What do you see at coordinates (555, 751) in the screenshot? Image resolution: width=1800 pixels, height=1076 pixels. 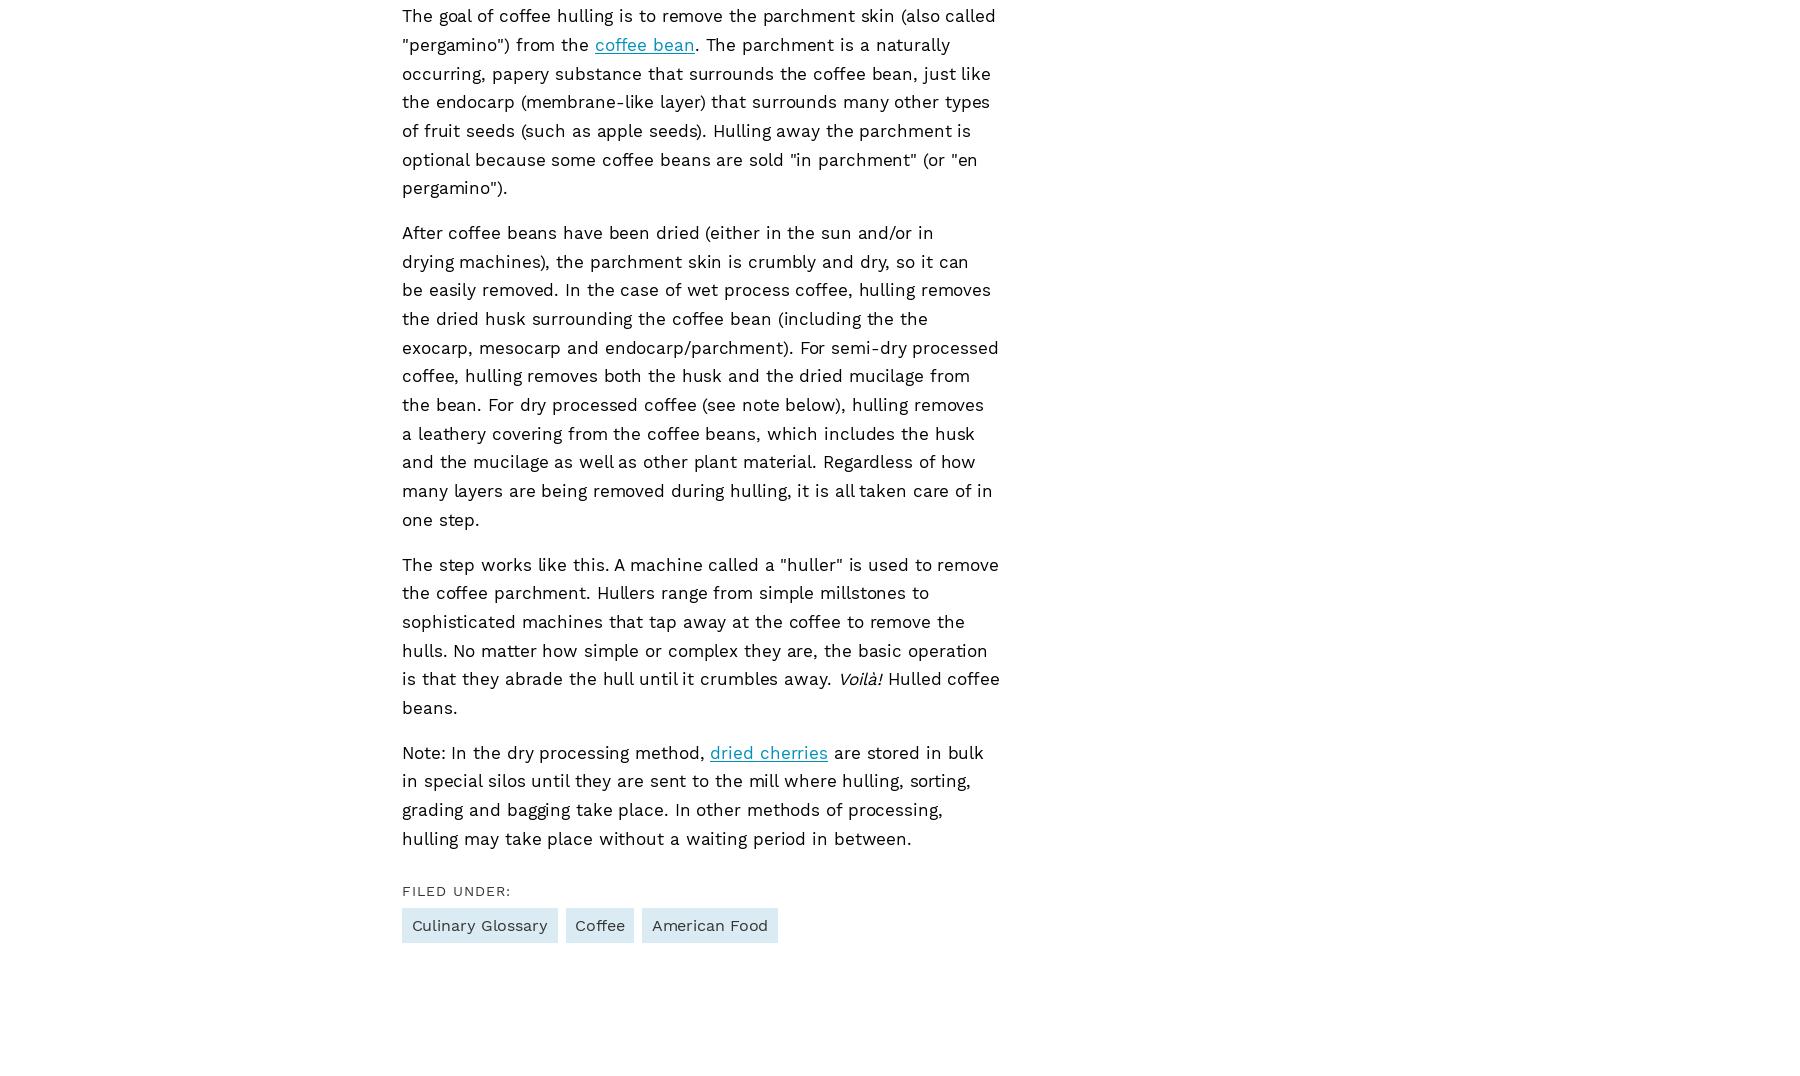 I see `'Note: In the dry processing method,'` at bounding box center [555, 751].